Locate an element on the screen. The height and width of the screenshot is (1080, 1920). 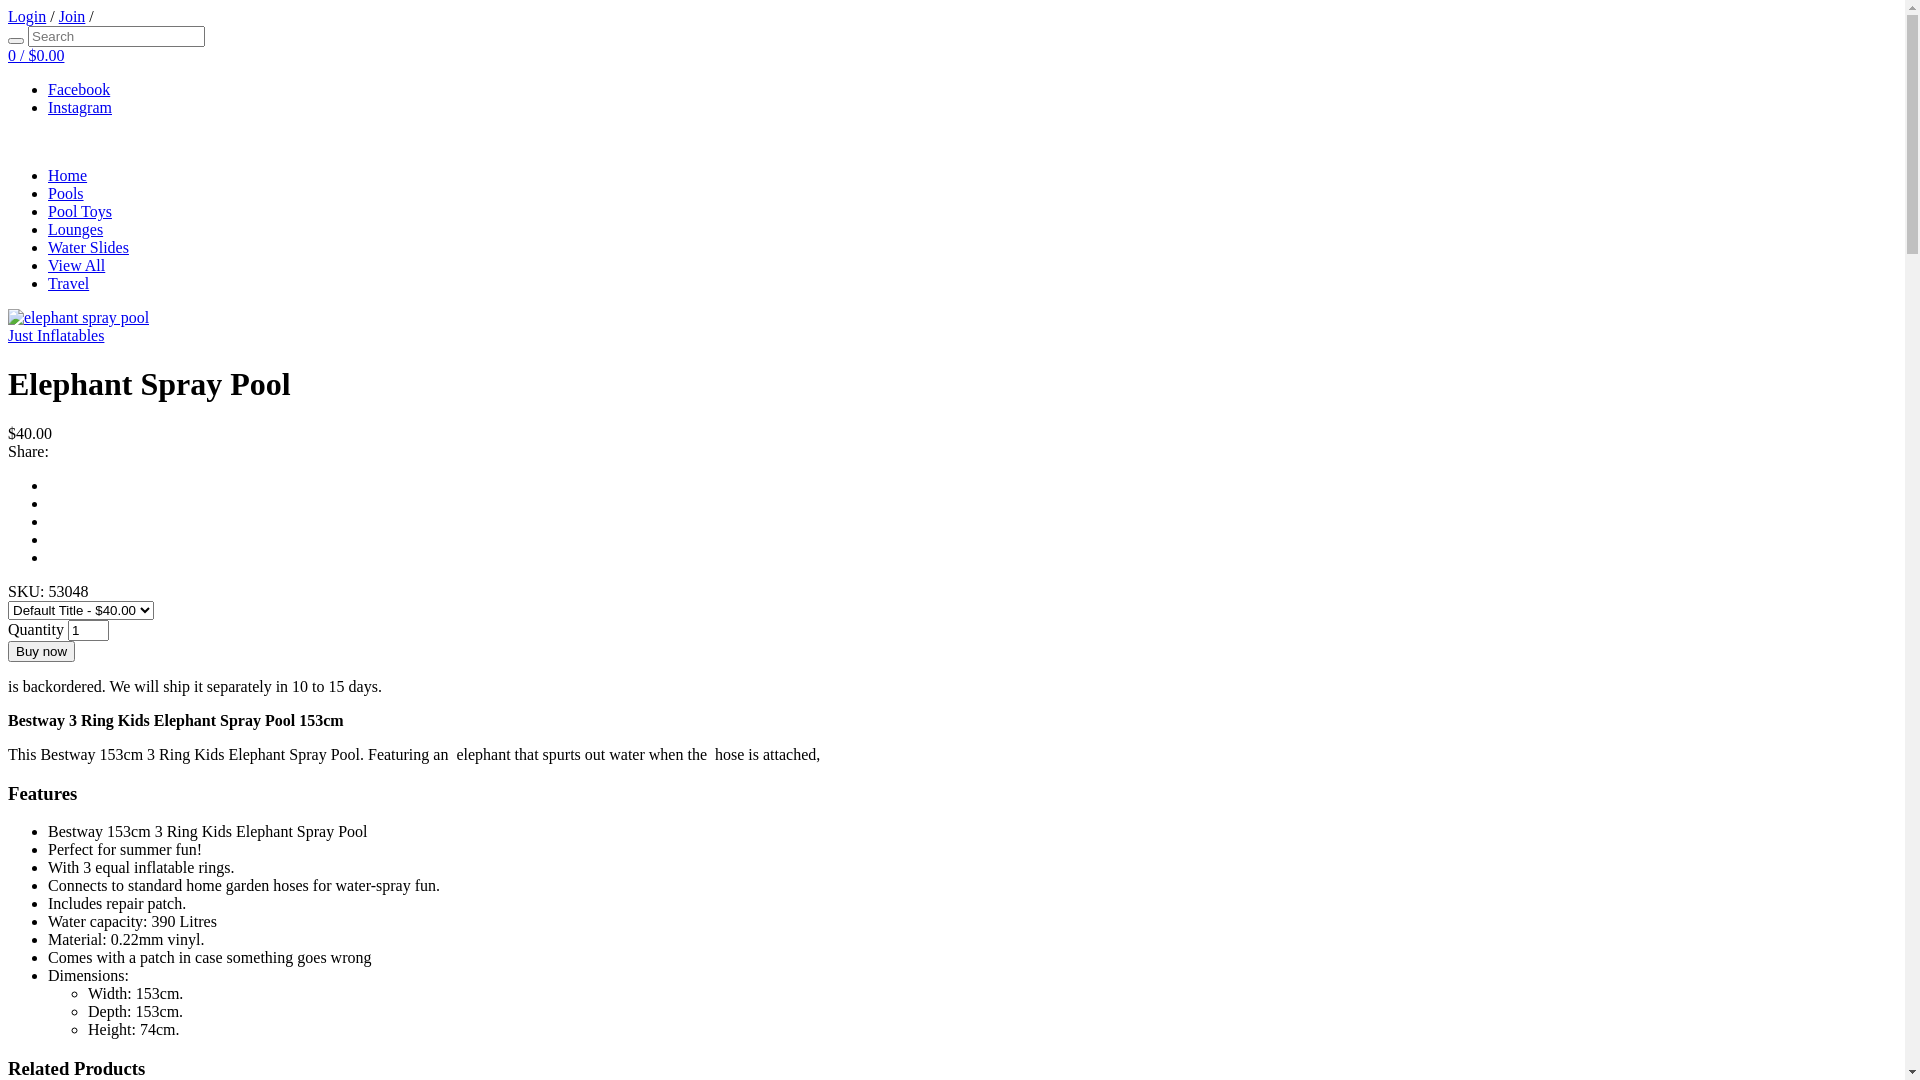
'Lounges' is located at coordinates (75, 228).